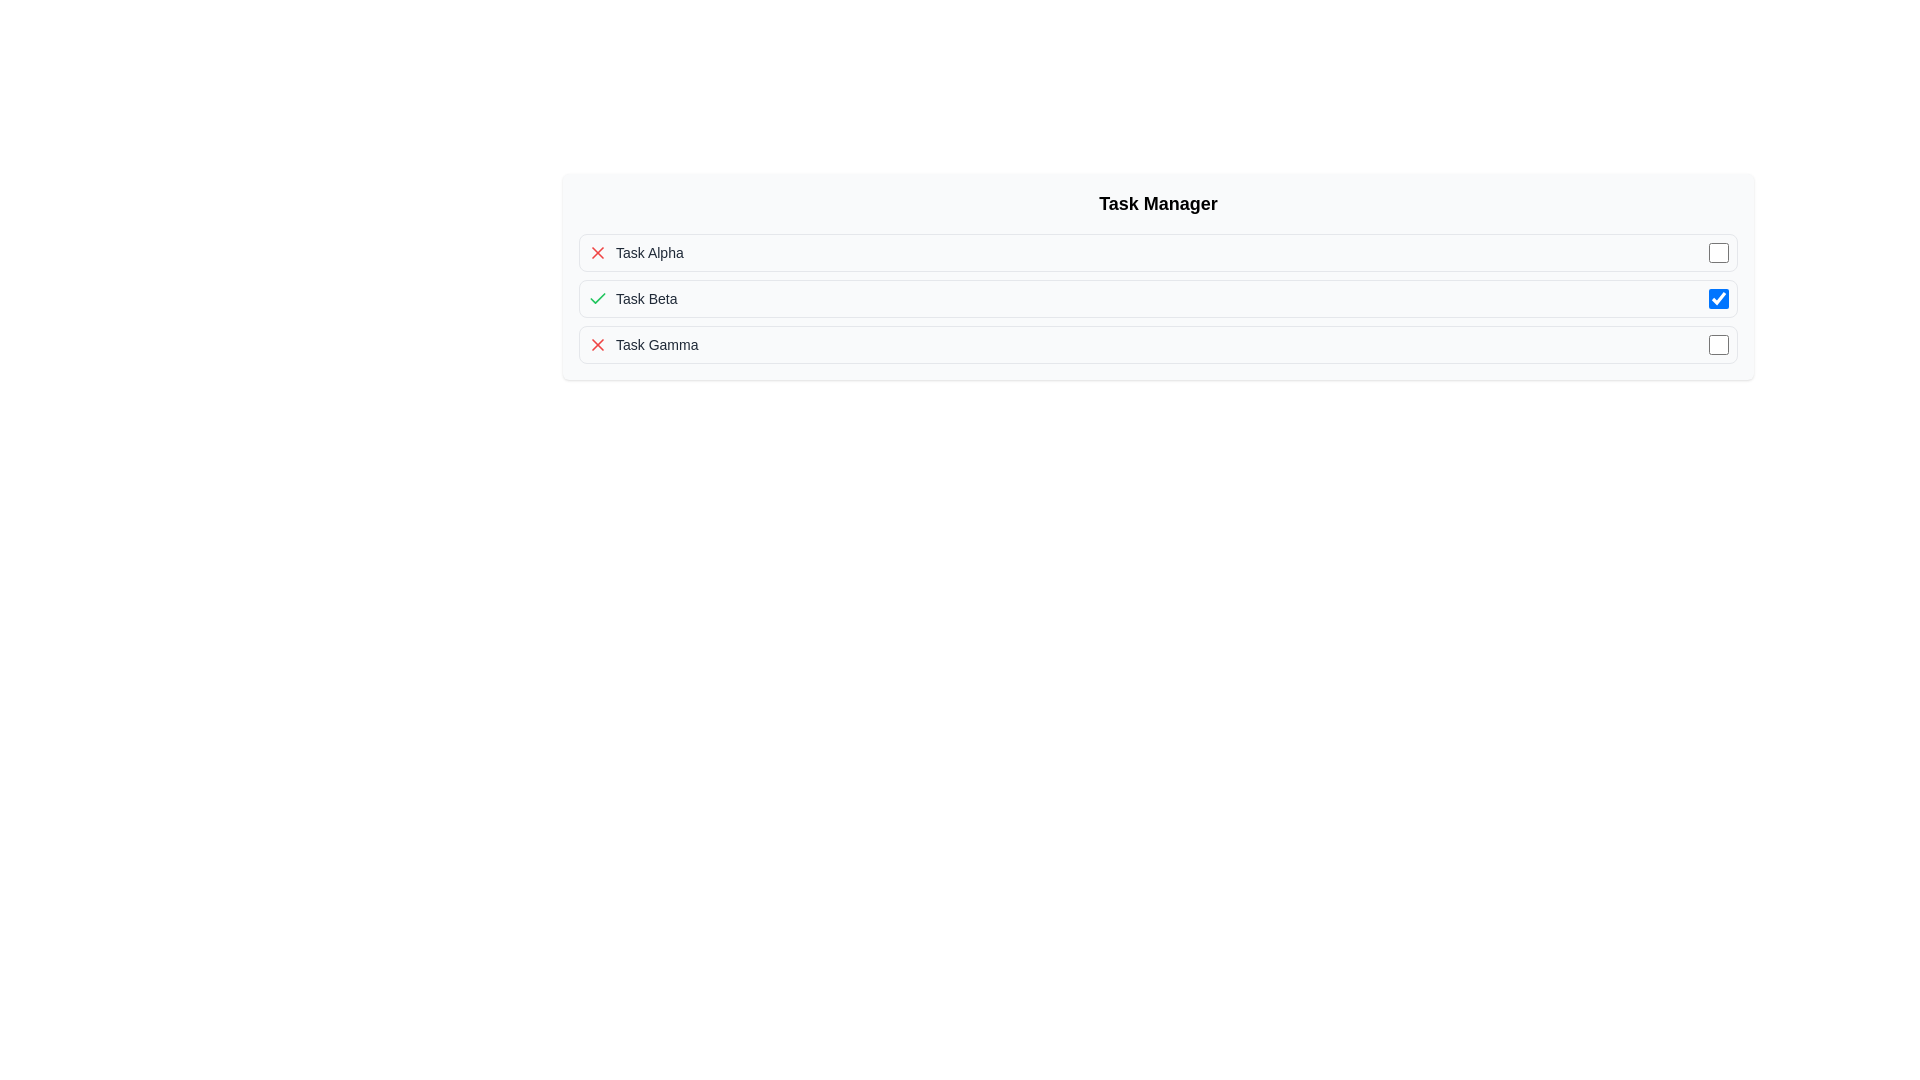 This screenshot has width=1920, height=1080. I want to click on the task Task Gamma, so click(1158, 343).